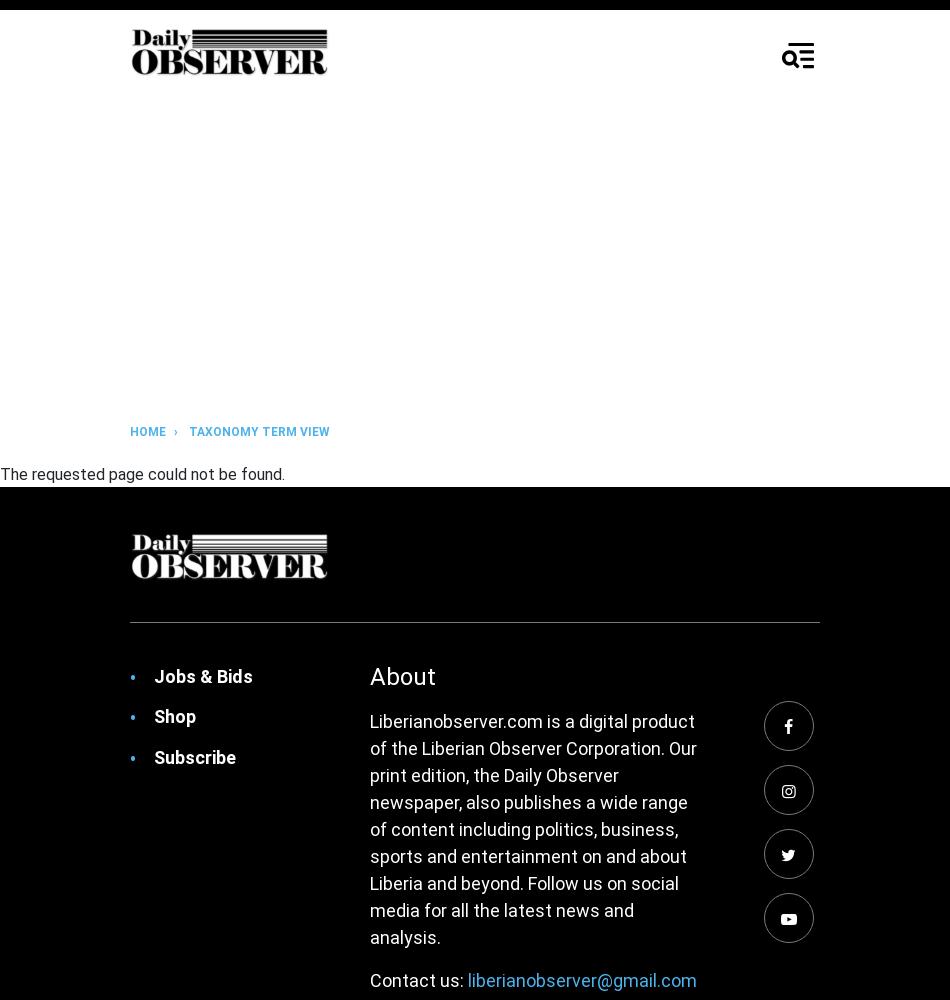 The height and width of the screenshot is (1000, 950). What do you see at coordinates (258, 431) in the screenshot?
I see `'Taxonomy Term view'` at bounding box center [258, 431].